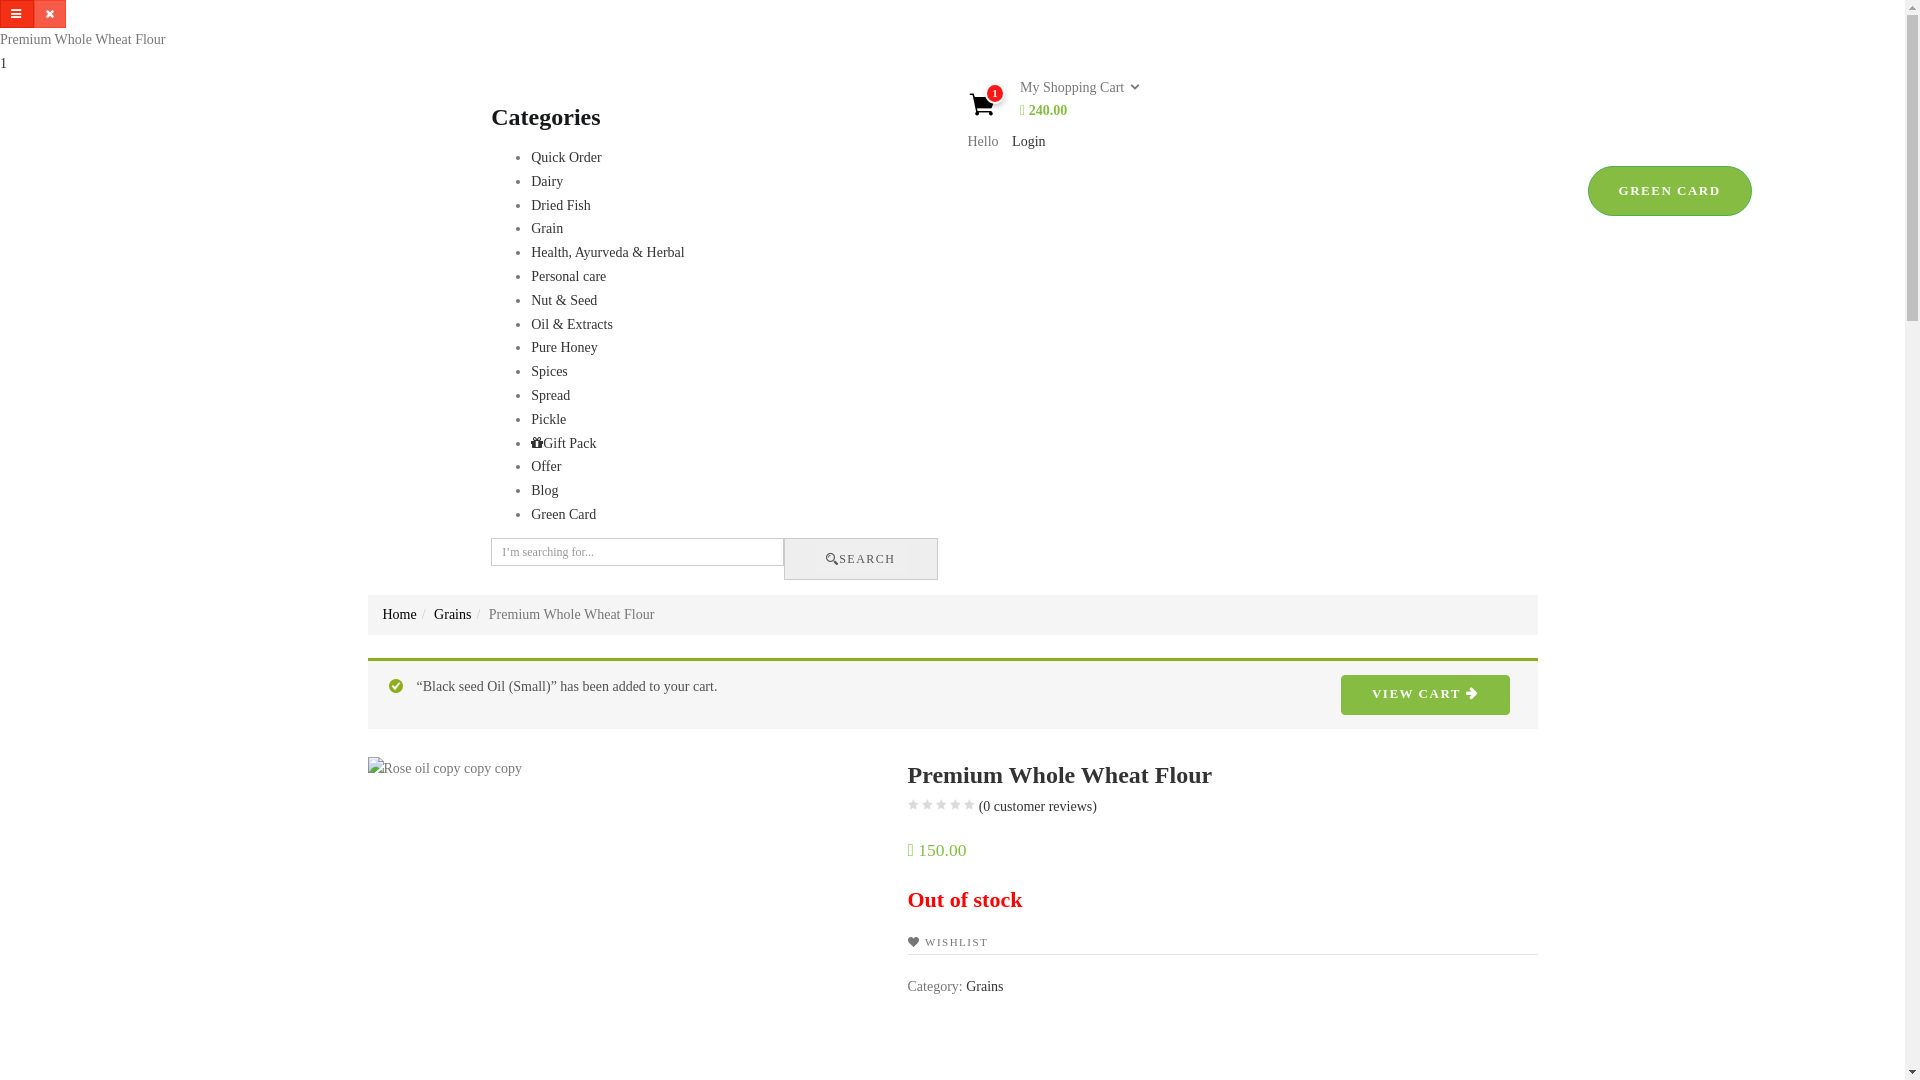 This screenshot has width=1920, height=1080. Describe the element at coordinates (860, 559) in the screenshot. I see `'SEARCH'` at that location.